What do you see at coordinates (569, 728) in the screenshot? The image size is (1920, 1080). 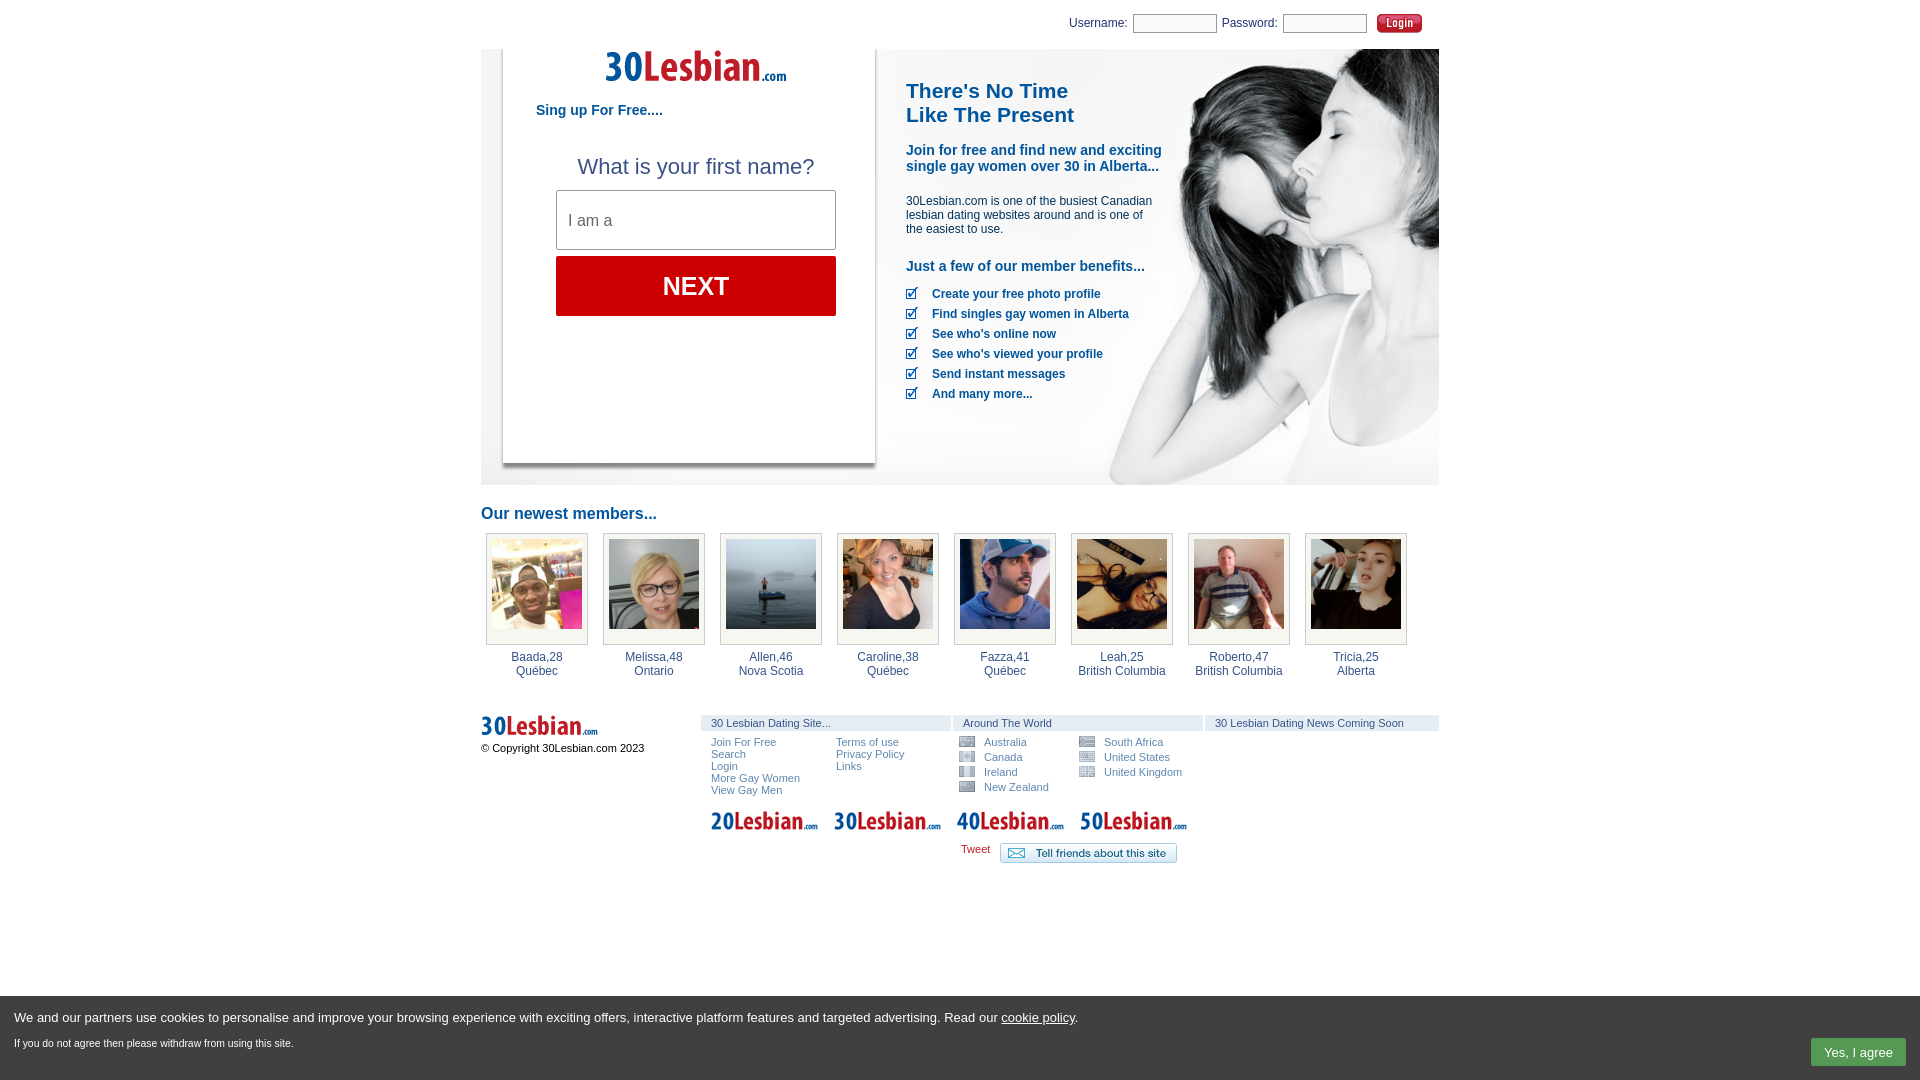 I see `'30 Lesbian Dating Canada'` at bounding box center [569, 728].